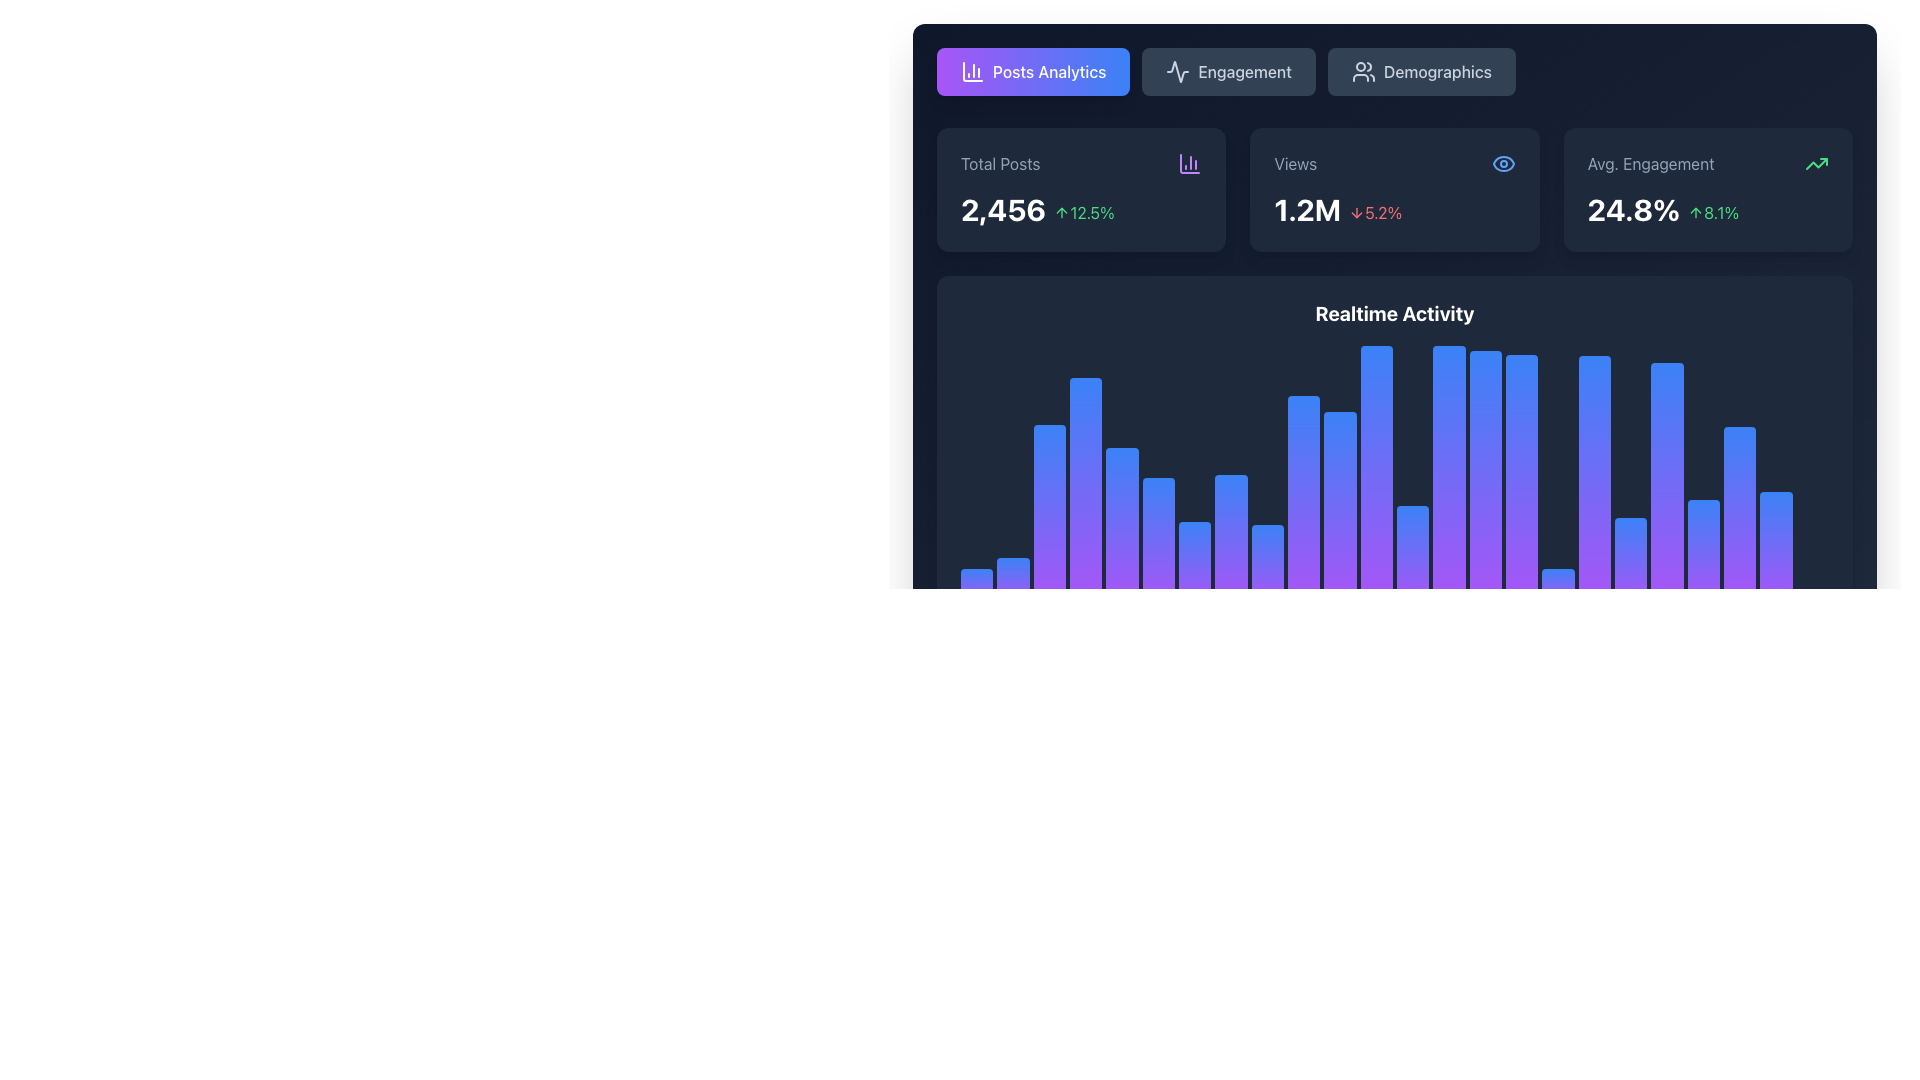 This screenshot has height=1080, width=1920. I want to click on the green trending-up icon next to the text 'Avg. Engagement', so click(1707, 163).